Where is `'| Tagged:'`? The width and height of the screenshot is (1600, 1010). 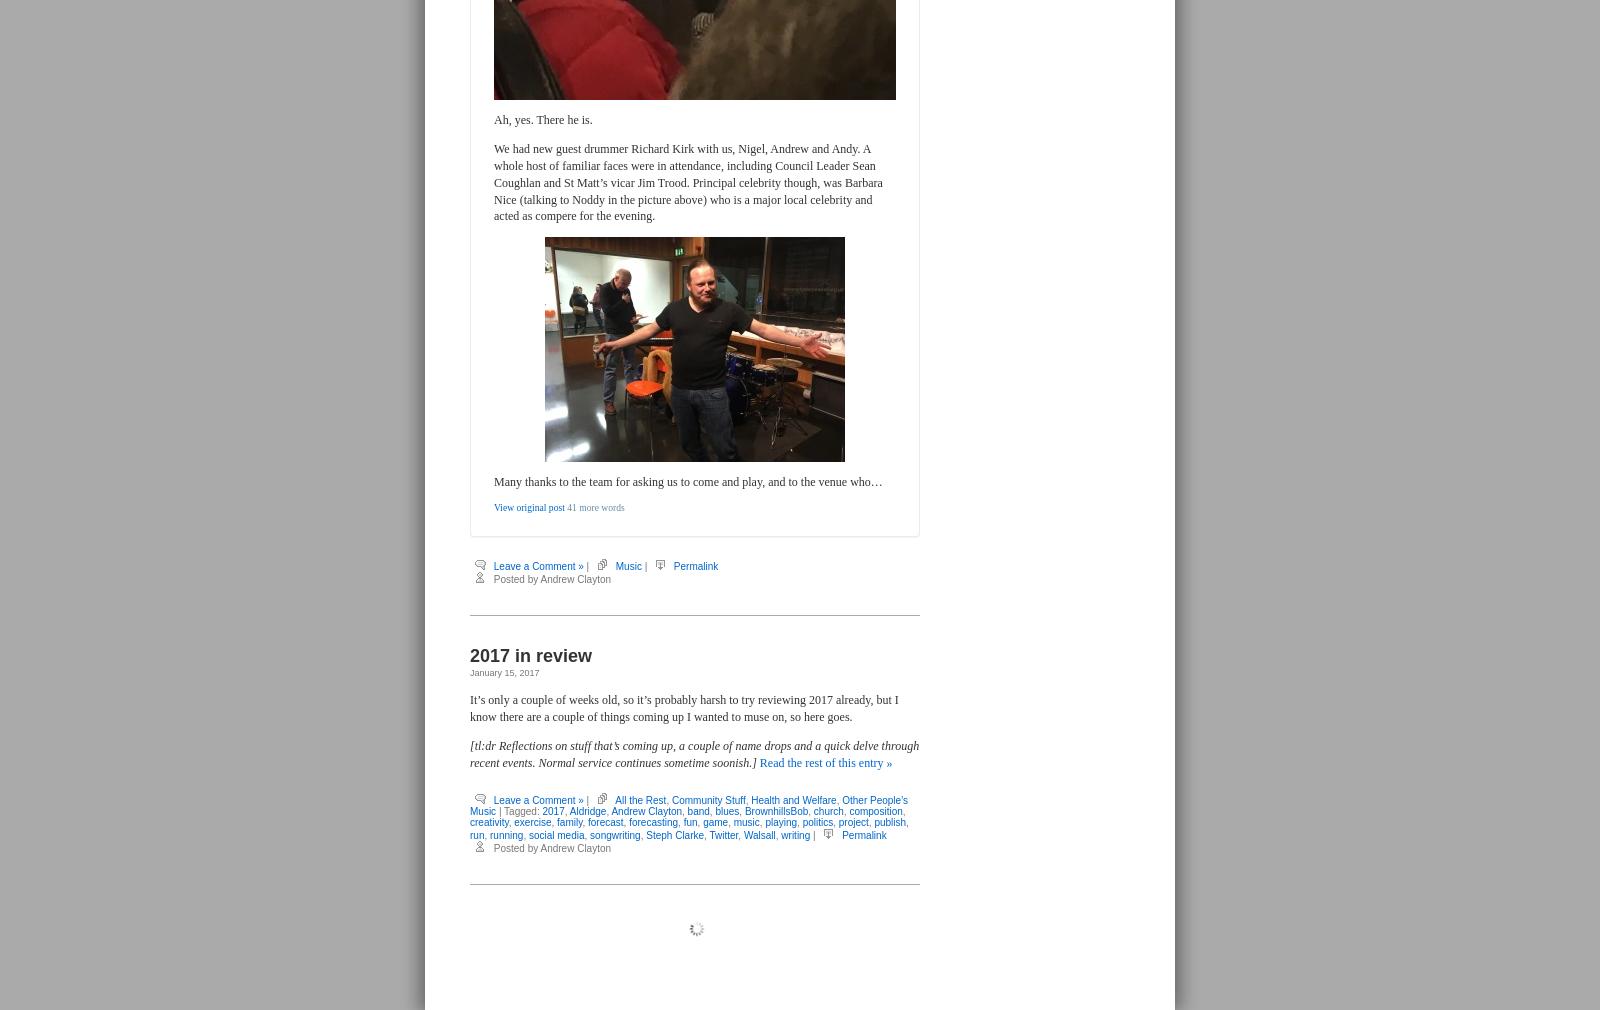
'| Tagged:' is located at coordinates (518, 811).